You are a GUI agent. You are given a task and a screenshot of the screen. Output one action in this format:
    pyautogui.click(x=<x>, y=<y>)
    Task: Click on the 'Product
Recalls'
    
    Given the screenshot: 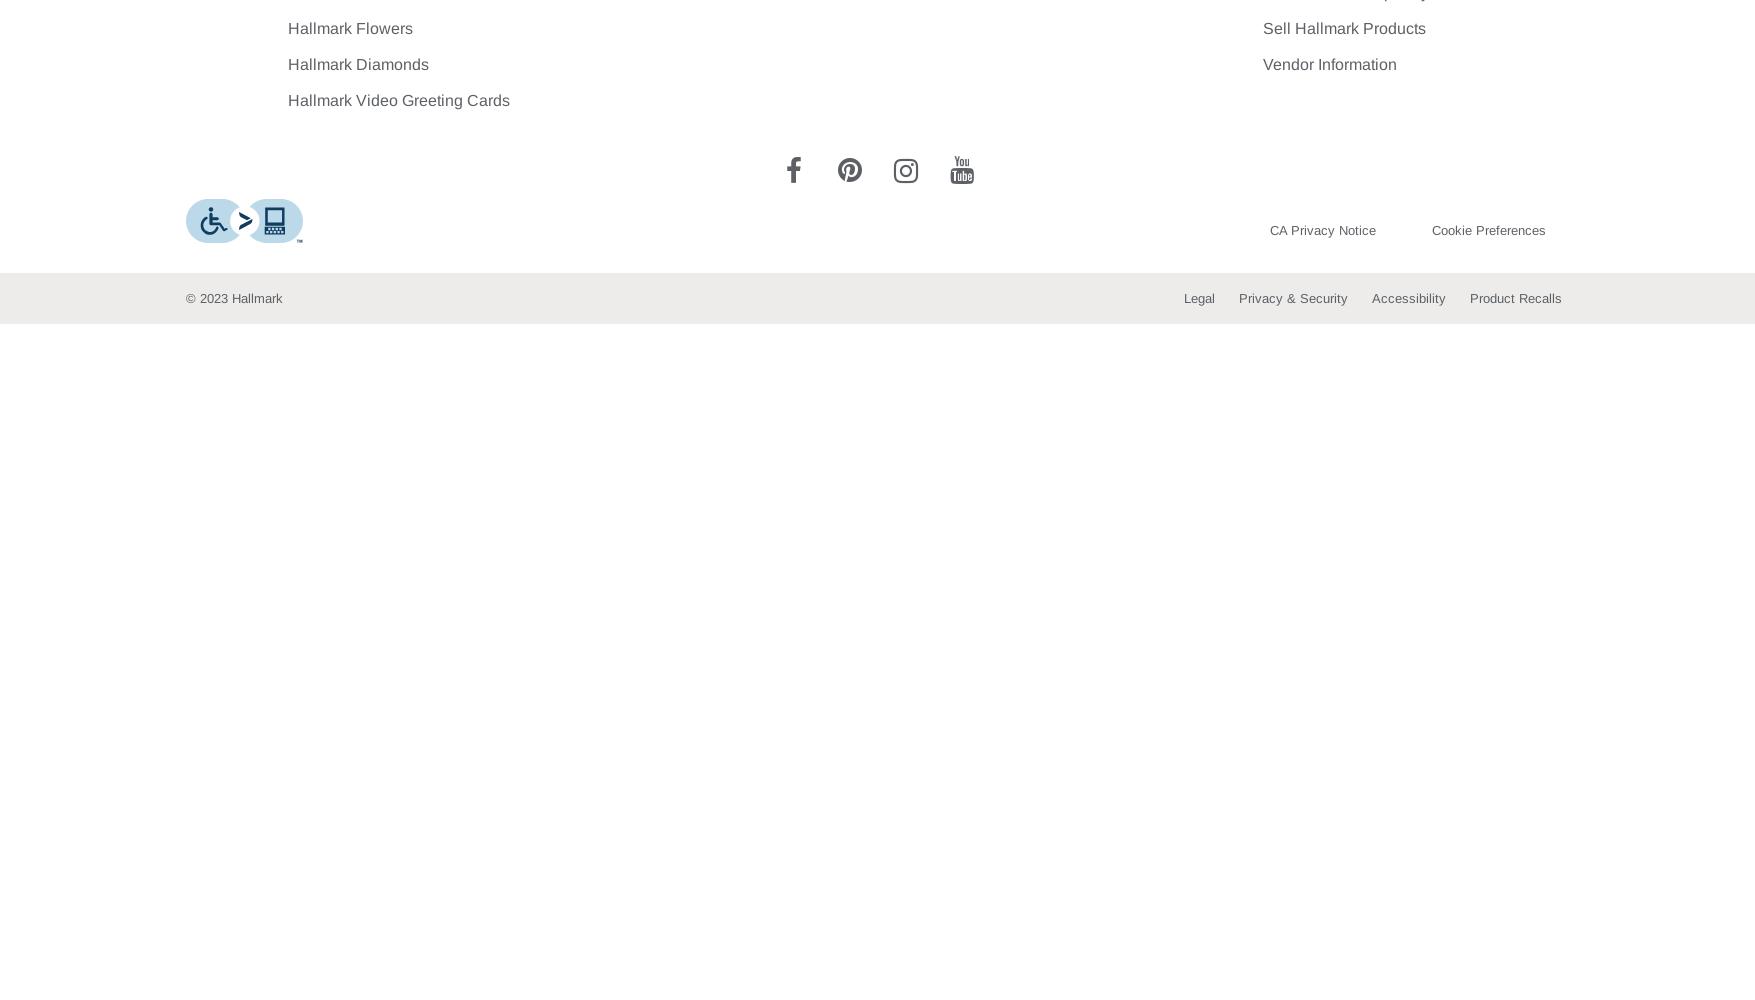 What is the action you would take?
    pyautogui.click(x=1513, y=297)
    